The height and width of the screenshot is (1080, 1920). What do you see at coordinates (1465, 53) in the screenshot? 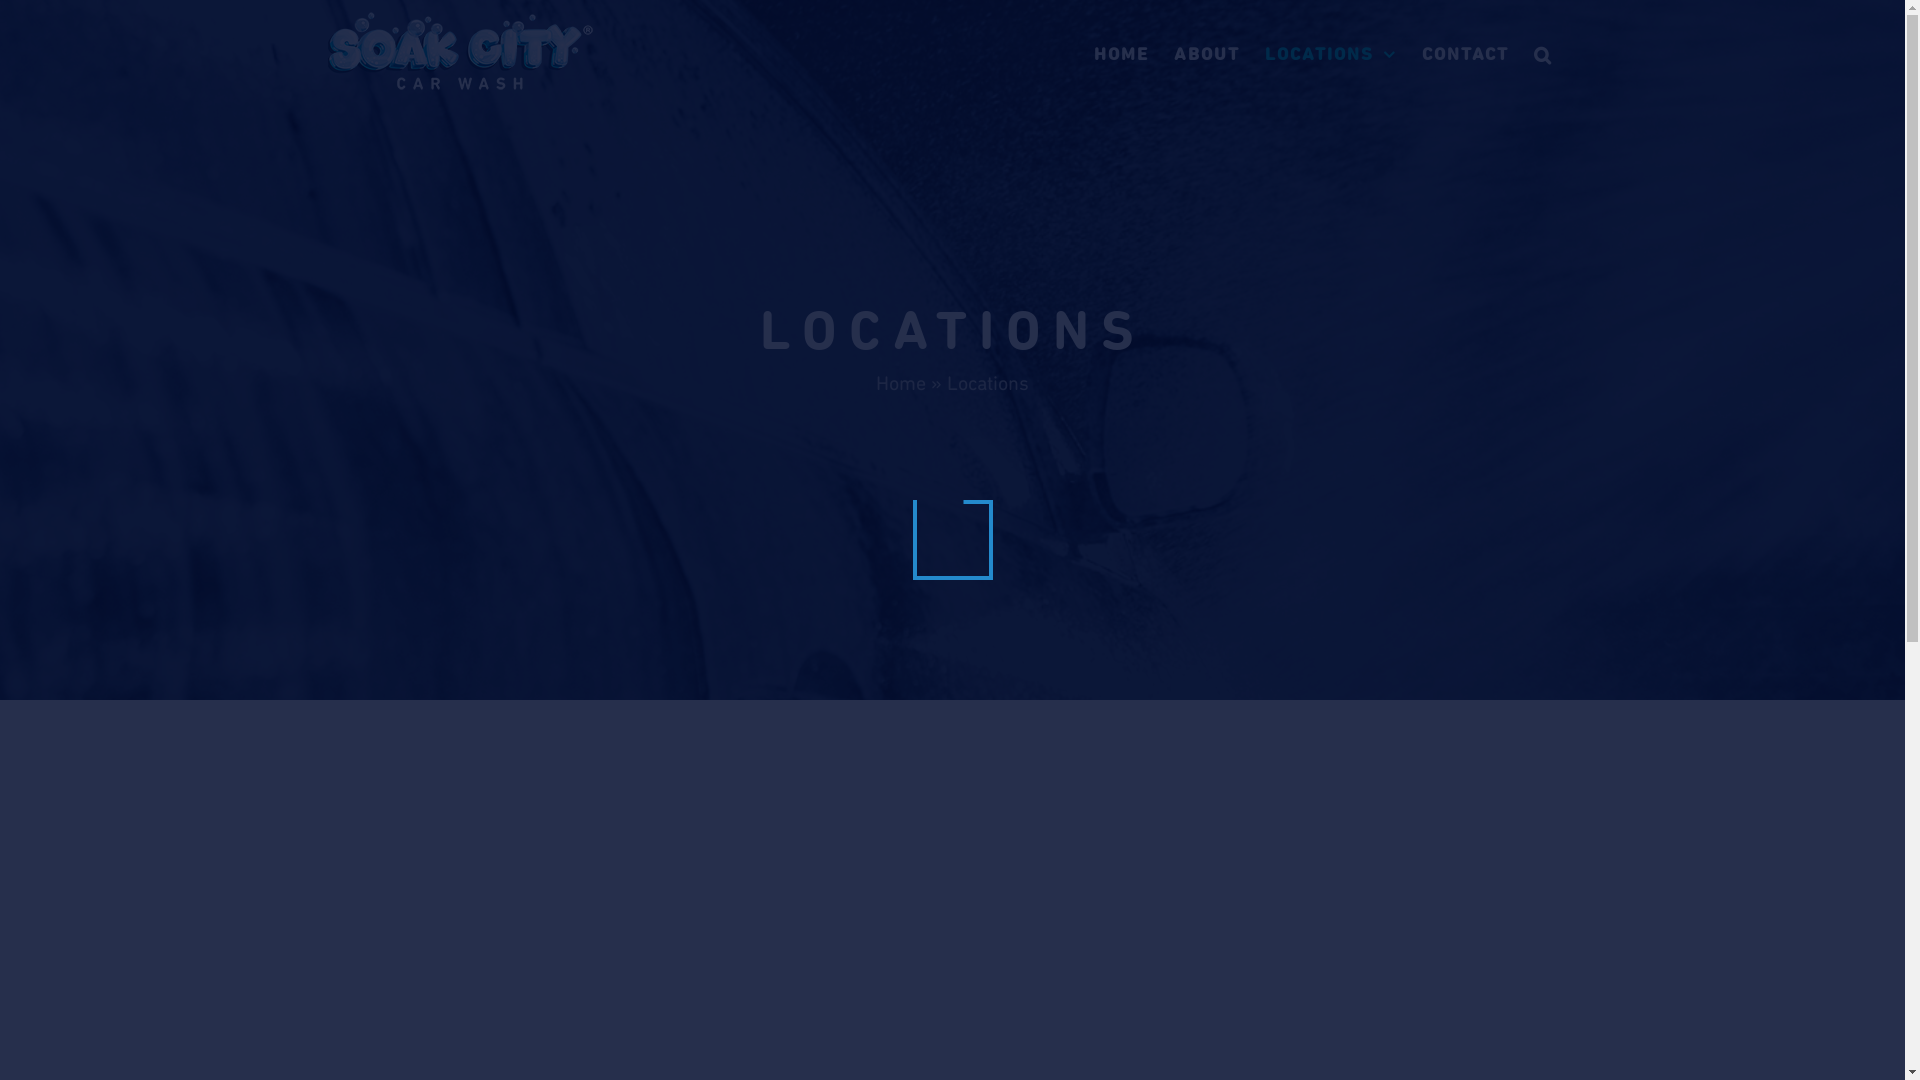
I see `'CONTACT'` at bounding box center [1465, 53].